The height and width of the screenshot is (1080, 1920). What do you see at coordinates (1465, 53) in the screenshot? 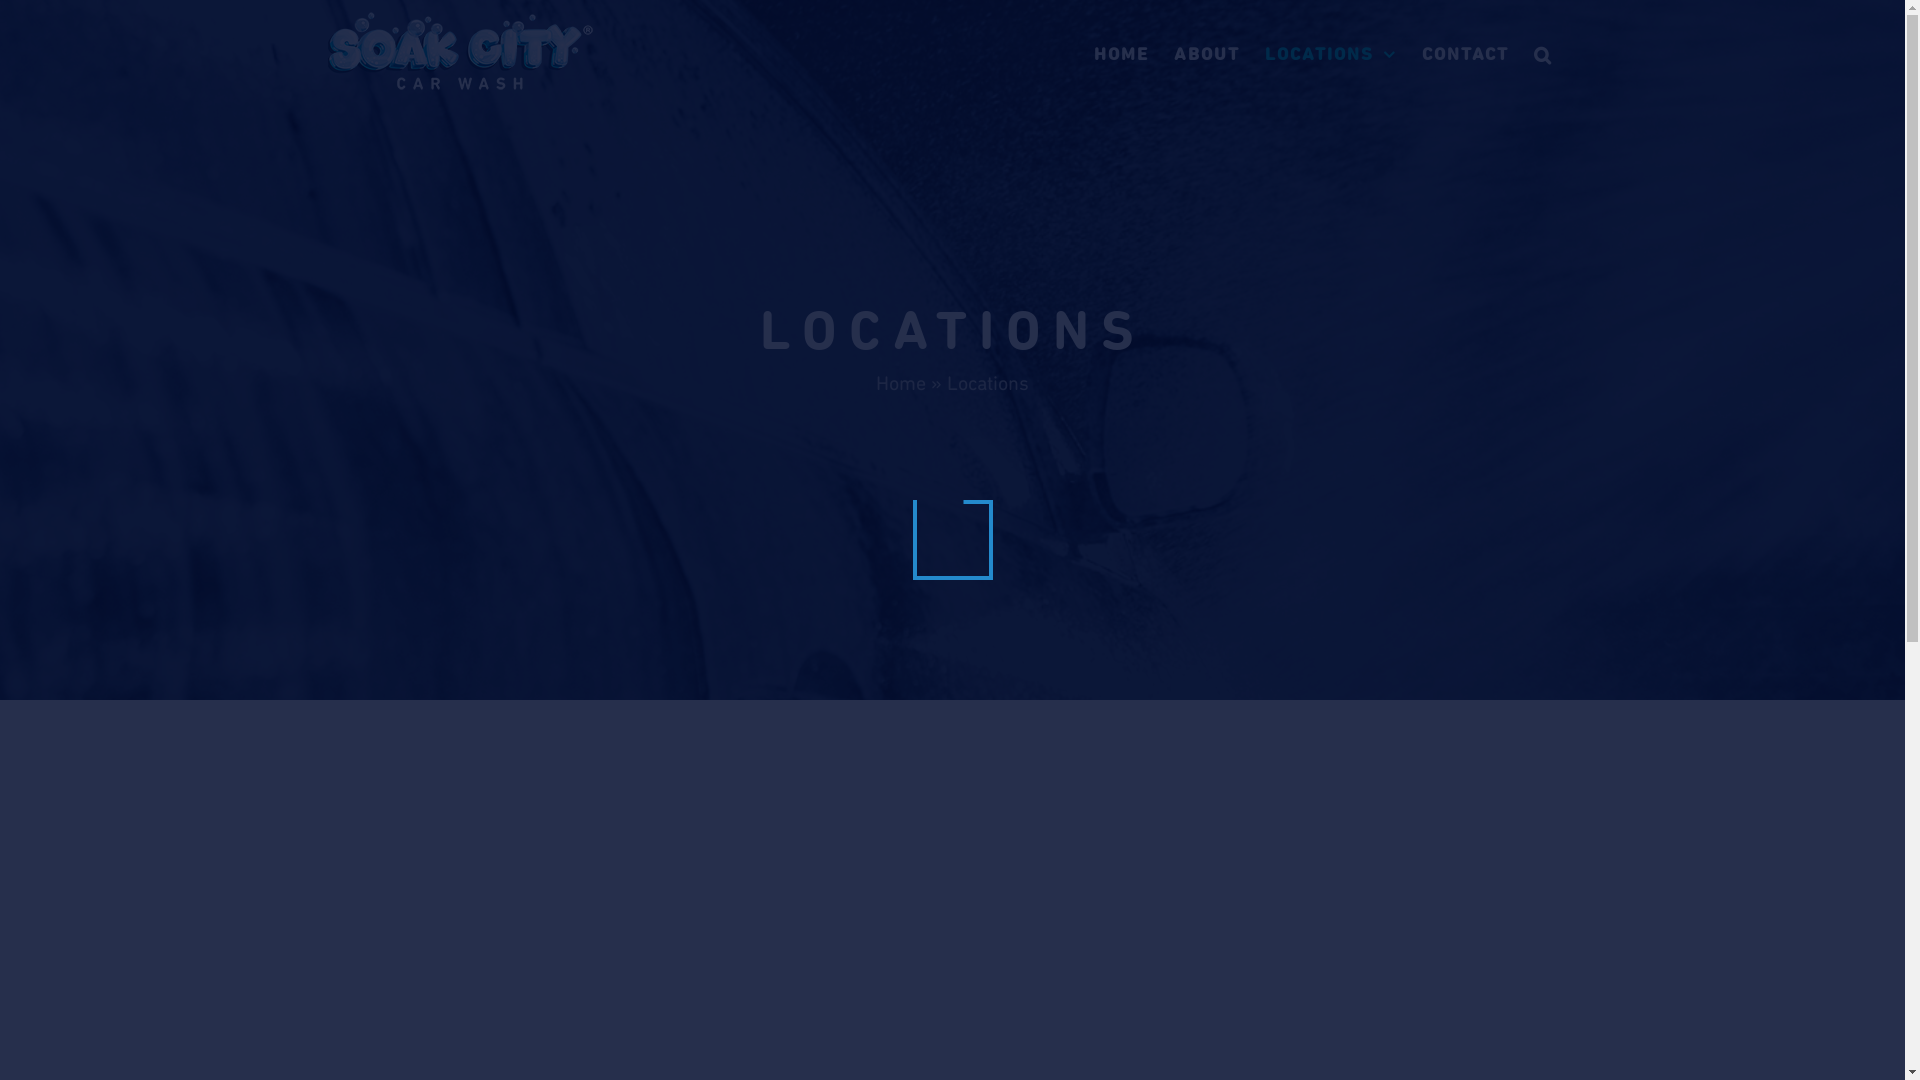
I see `'CONTACT'` at bounding box center [1465, 53].